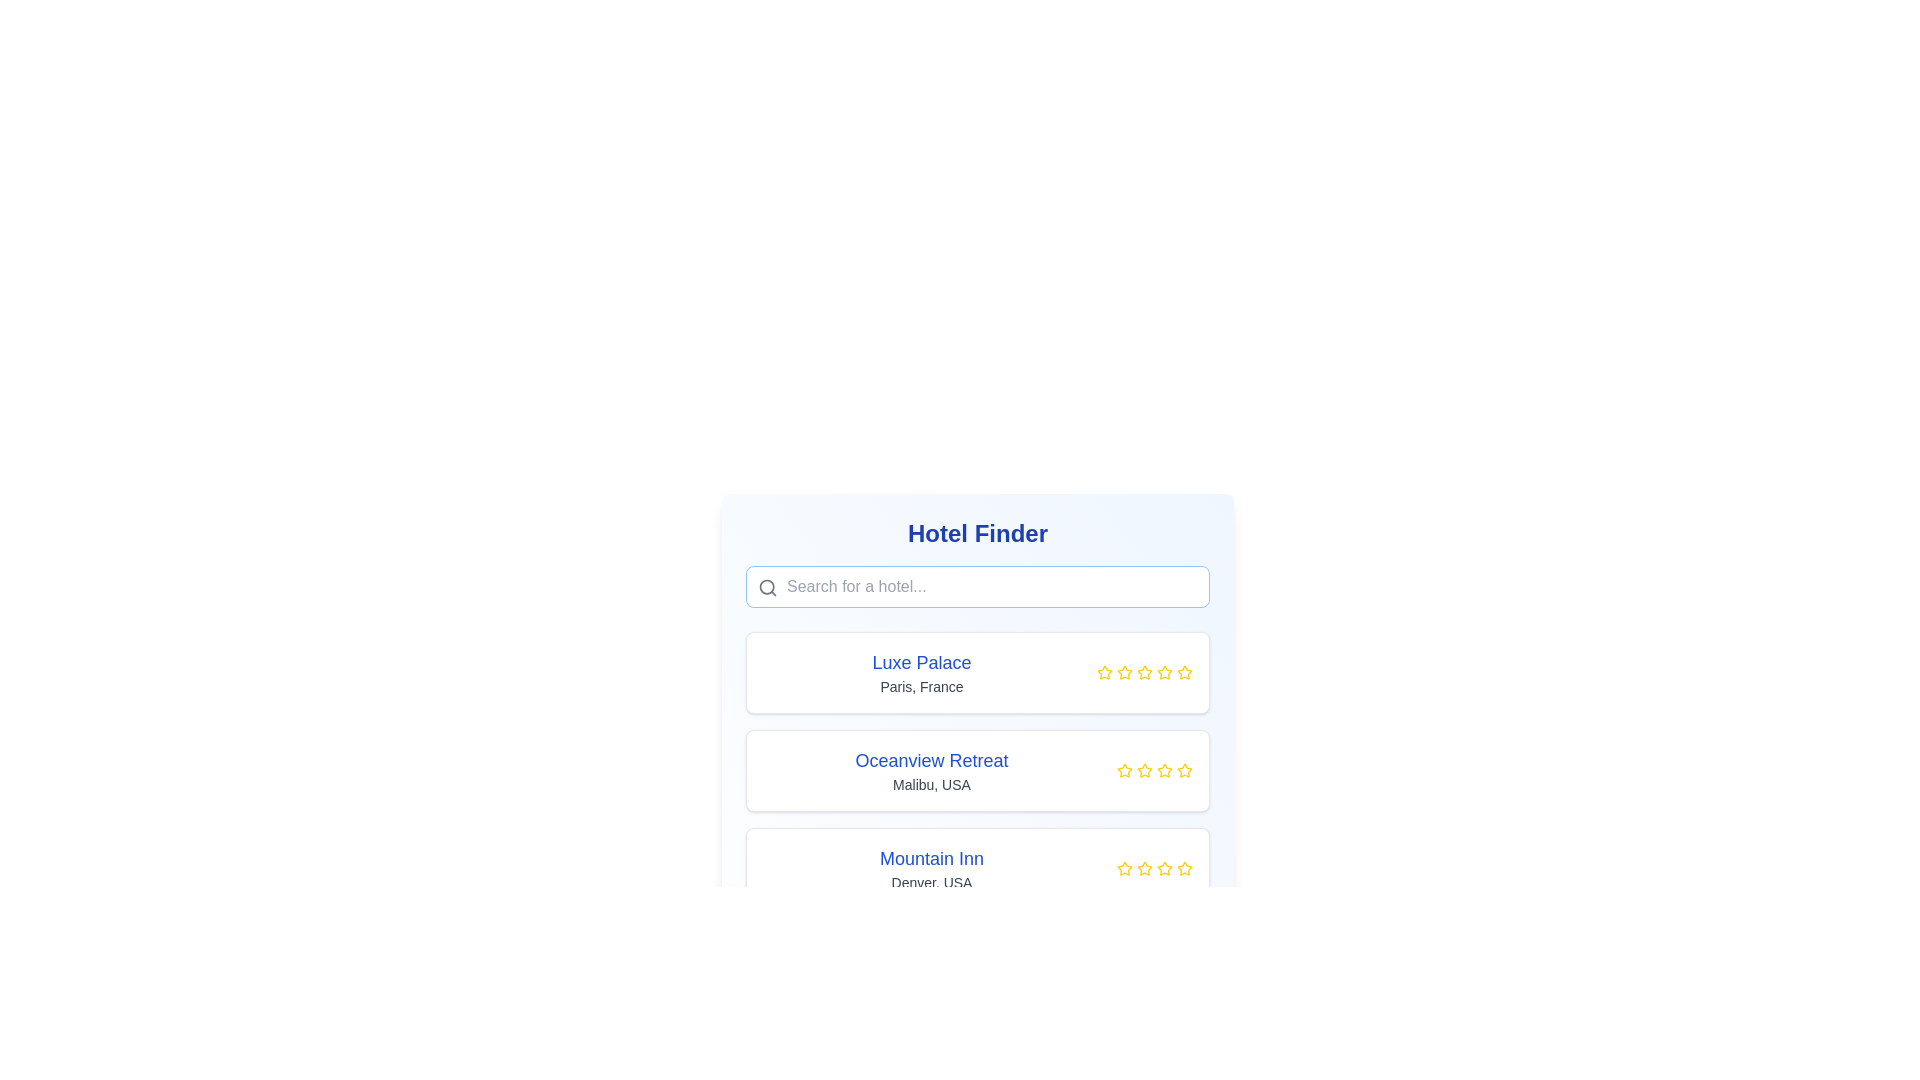 The width and height of the screenshot is (1920, 1080). What do you see at coordinates (978, 672) in the screenshot?
I see `the first information card in the vertical list of hotel options that includes details about a hotel, positioned above 'Oceanview Retreat'` at bounding box center [978, 672].